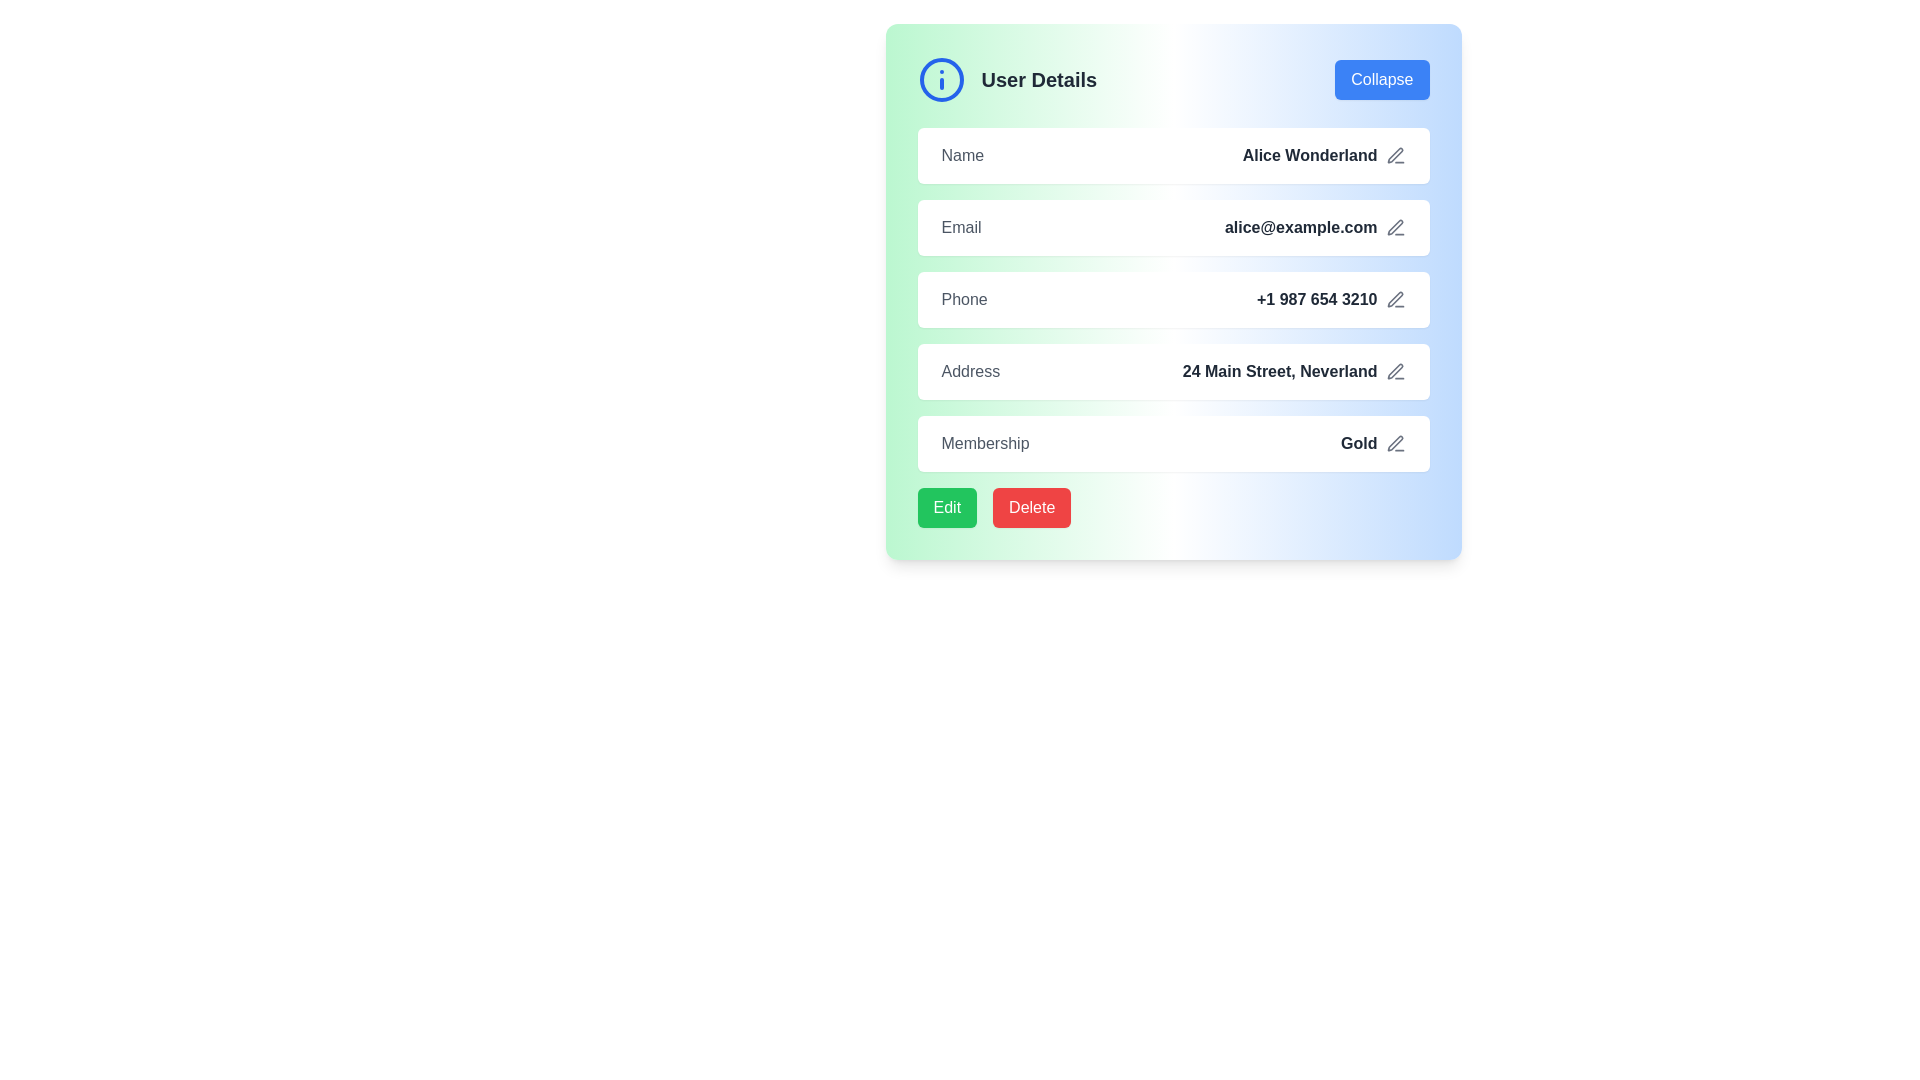 This screenshot has height=1080, width=1920. What do you see at coordinates (970, 371) in the screenshot?
I see `the address label located in the 'Address' section, which precedes the text '24 Main Street, Neverland' in the user details form` at bounding box center [970, 371].